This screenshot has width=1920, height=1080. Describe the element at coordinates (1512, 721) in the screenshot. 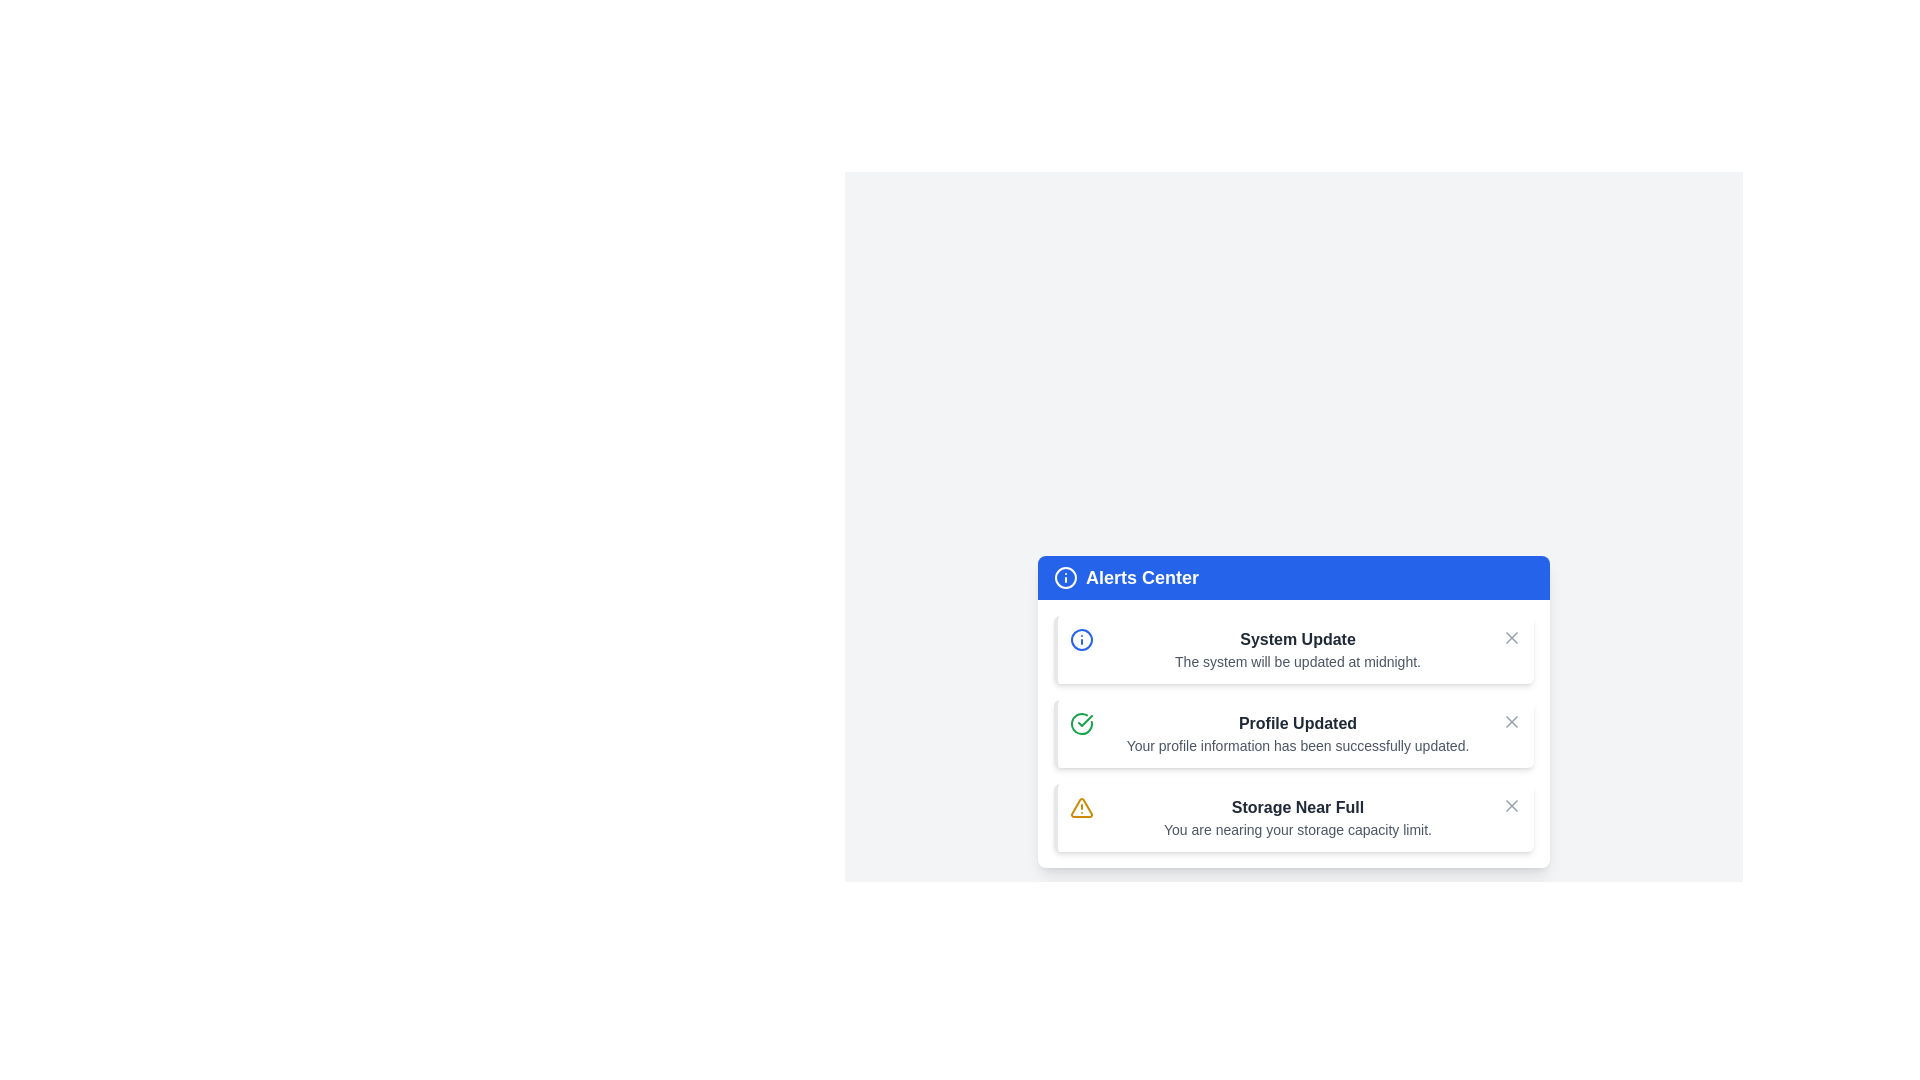

I see `the close button of the 'Profile Updated' notification to change its color to red` at that location.